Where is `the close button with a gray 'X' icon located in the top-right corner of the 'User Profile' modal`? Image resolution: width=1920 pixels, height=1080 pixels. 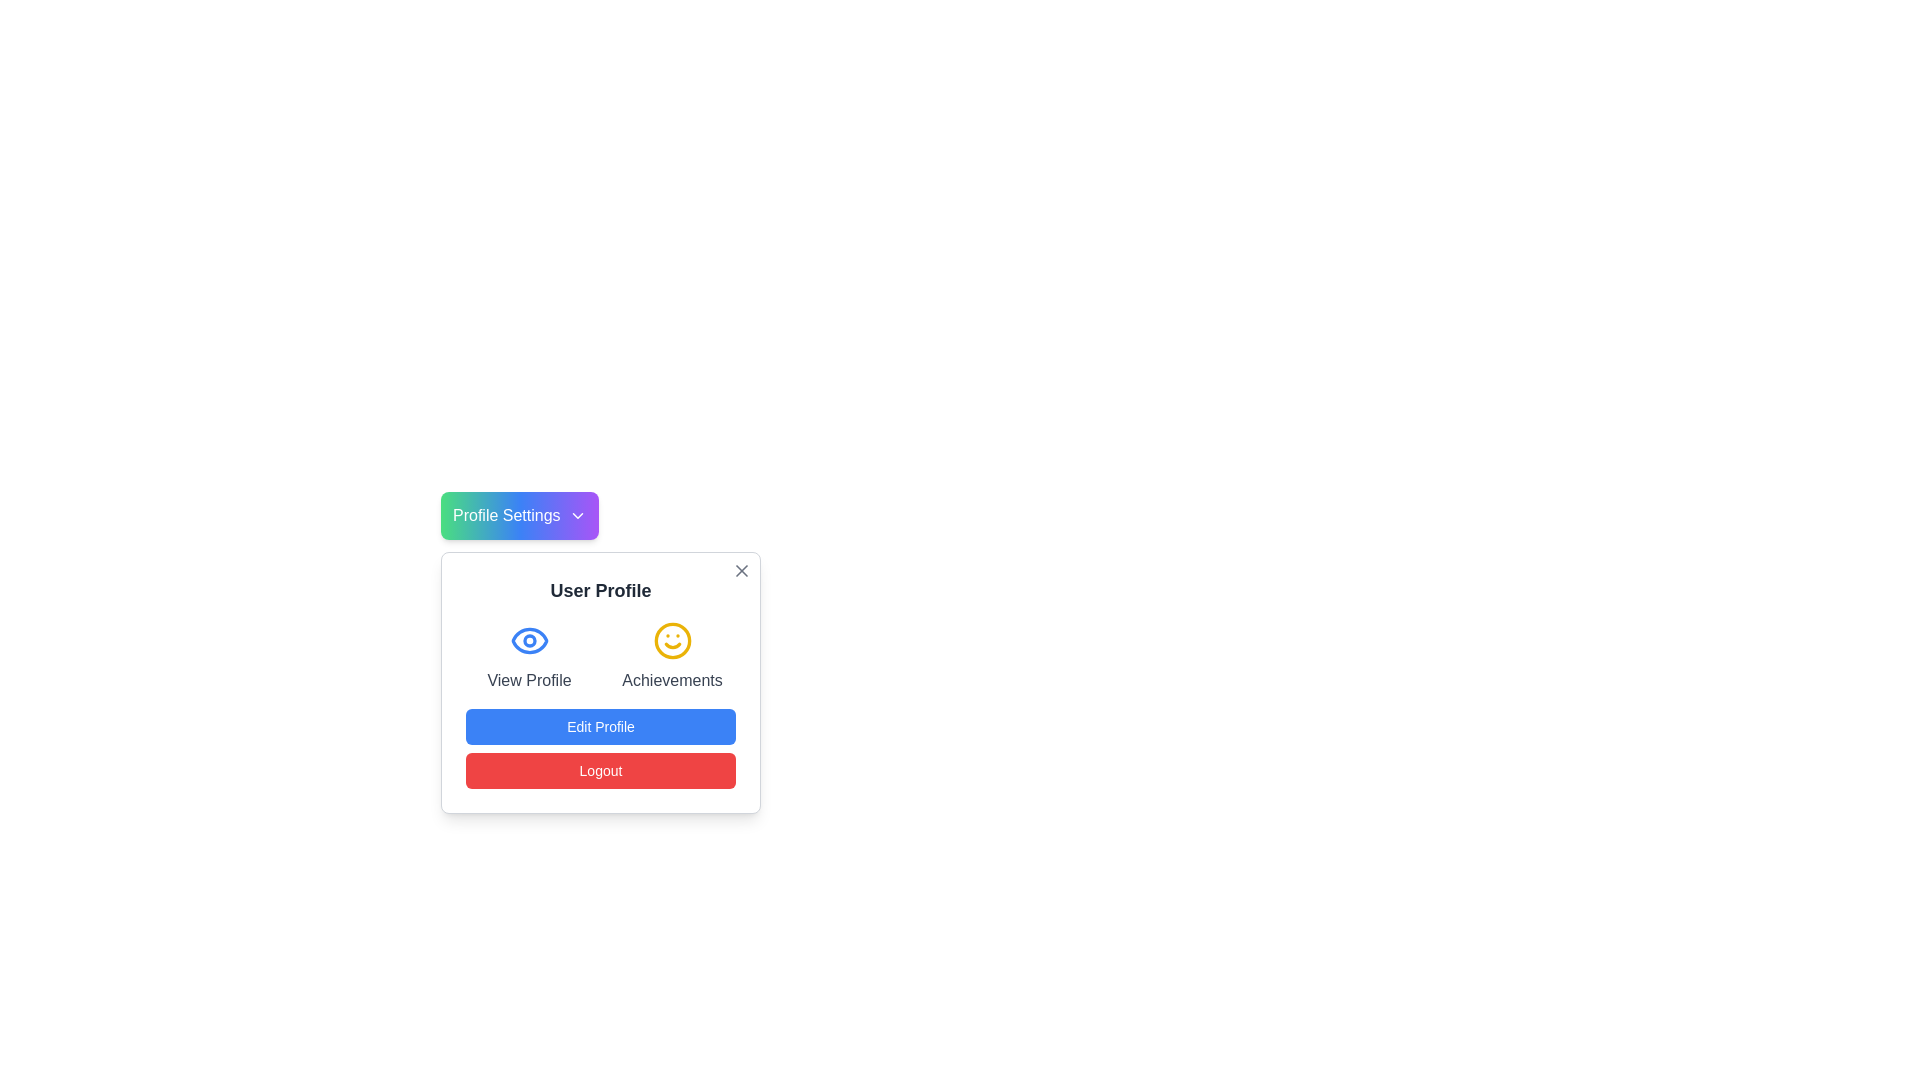 the close button with a gray 'X' icon located in the top-right corner of the 'User Profile' modal is located at coordinates (741, 570).